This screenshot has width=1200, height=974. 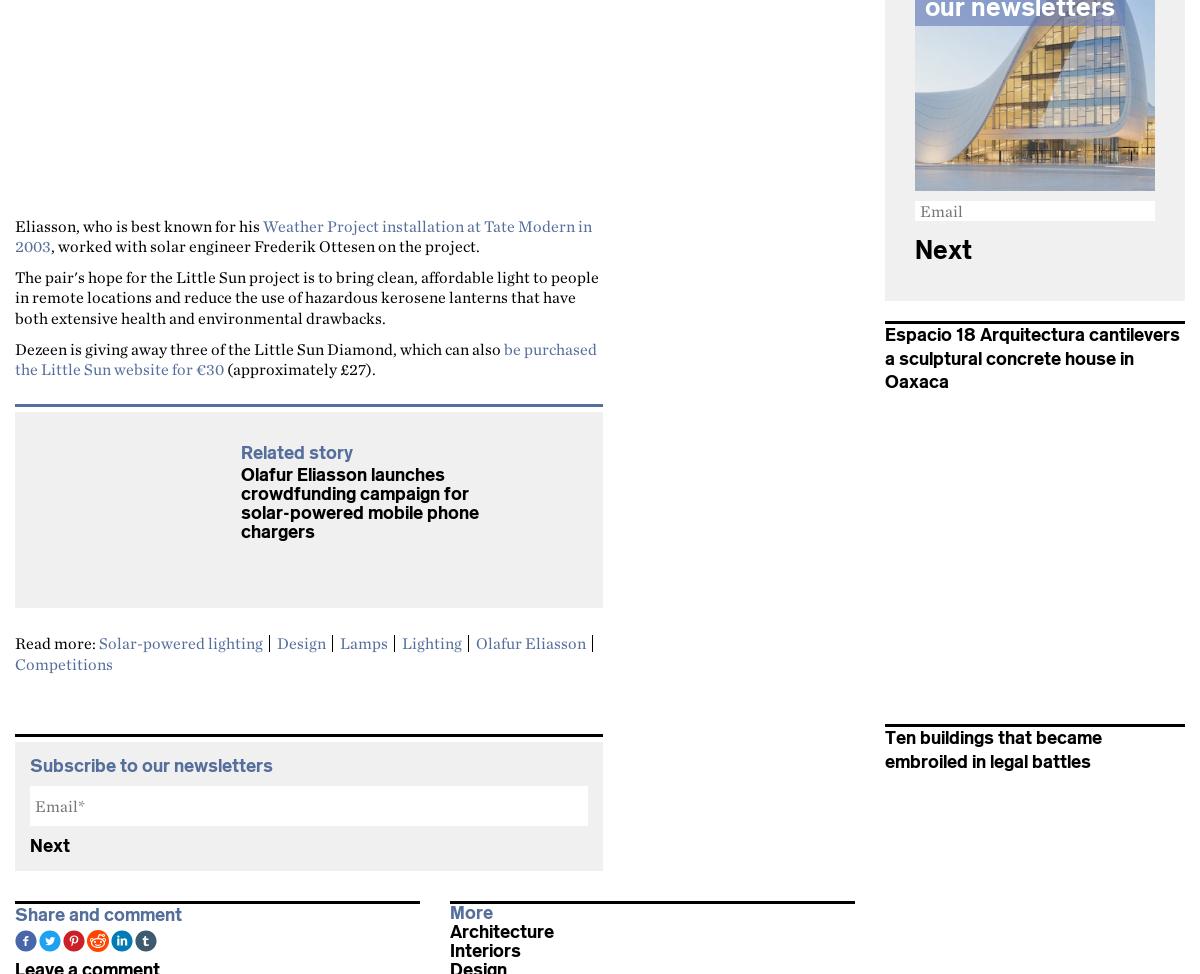 I want to click on 'Eliasson, who is best known for his', so click(x=138, y=224).